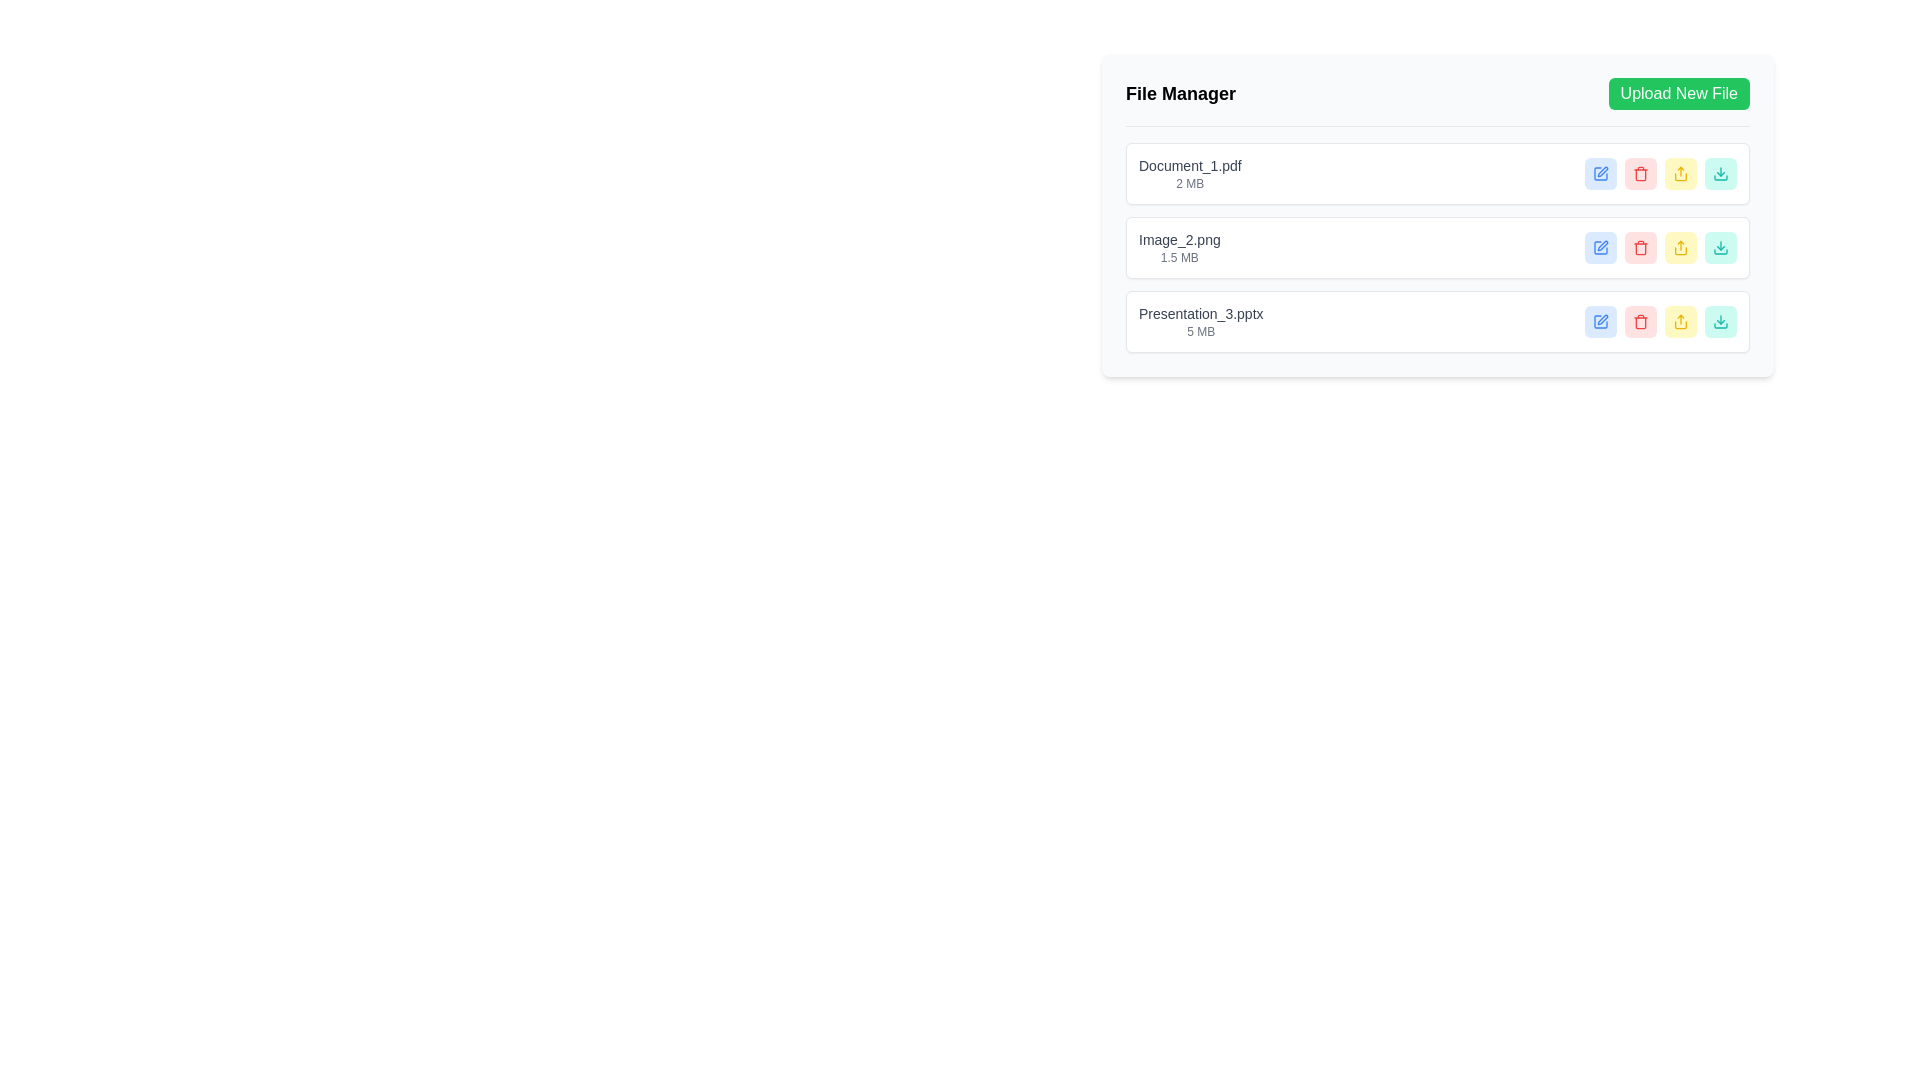 The image size is (1920, 1080). Describe the element at coordinates (1641, 320) in the screenshot. I see `the red trash bin icon button next to 'Presentation_3.pptx'` at that location.